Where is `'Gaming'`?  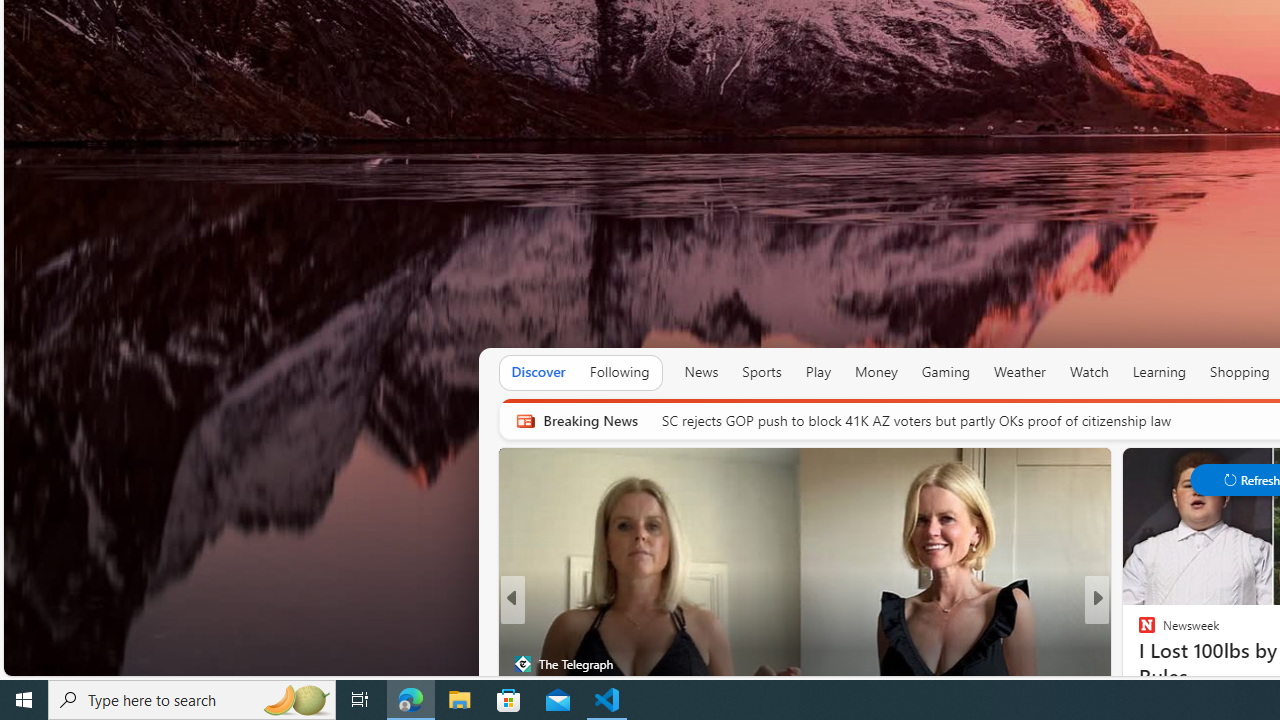 'Gaming' is located at coordinates (944, 372).